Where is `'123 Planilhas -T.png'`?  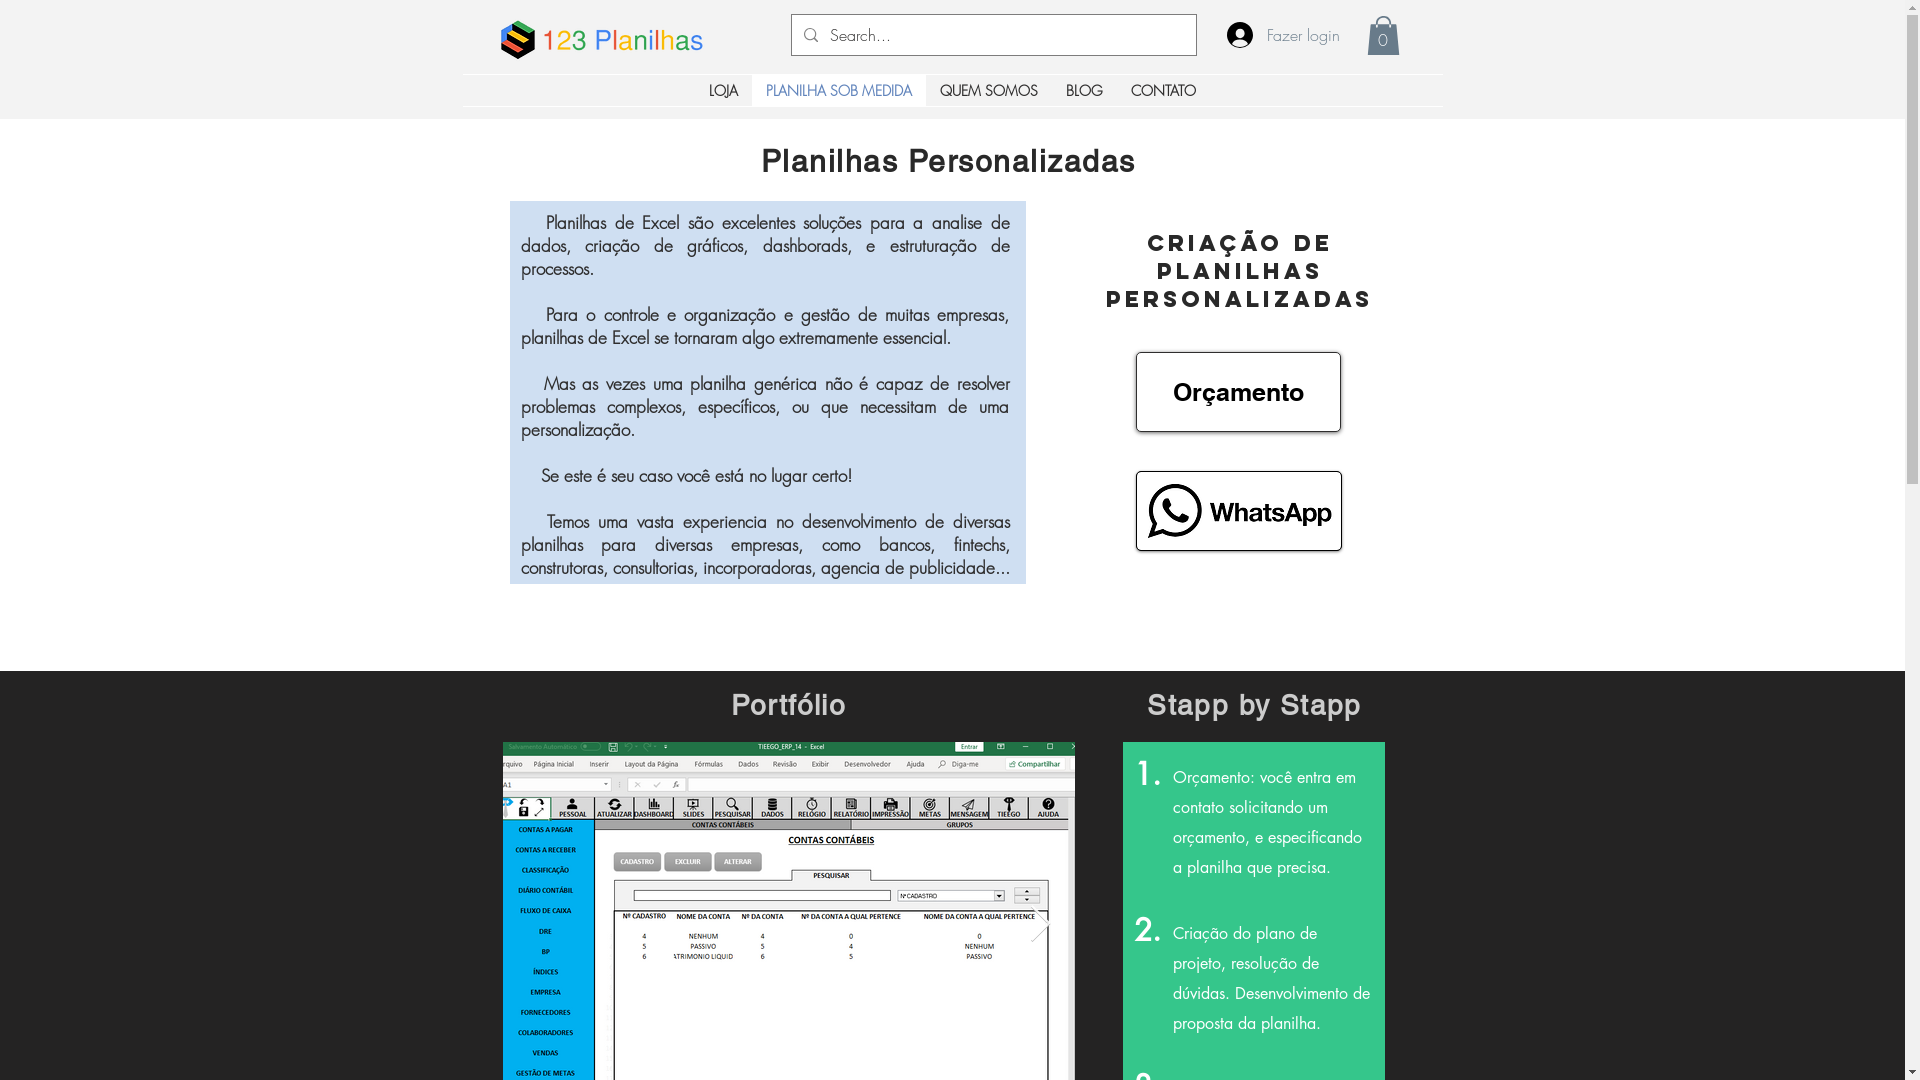
'123 Planilhas -T.png' is located at coordinates (621, 39).